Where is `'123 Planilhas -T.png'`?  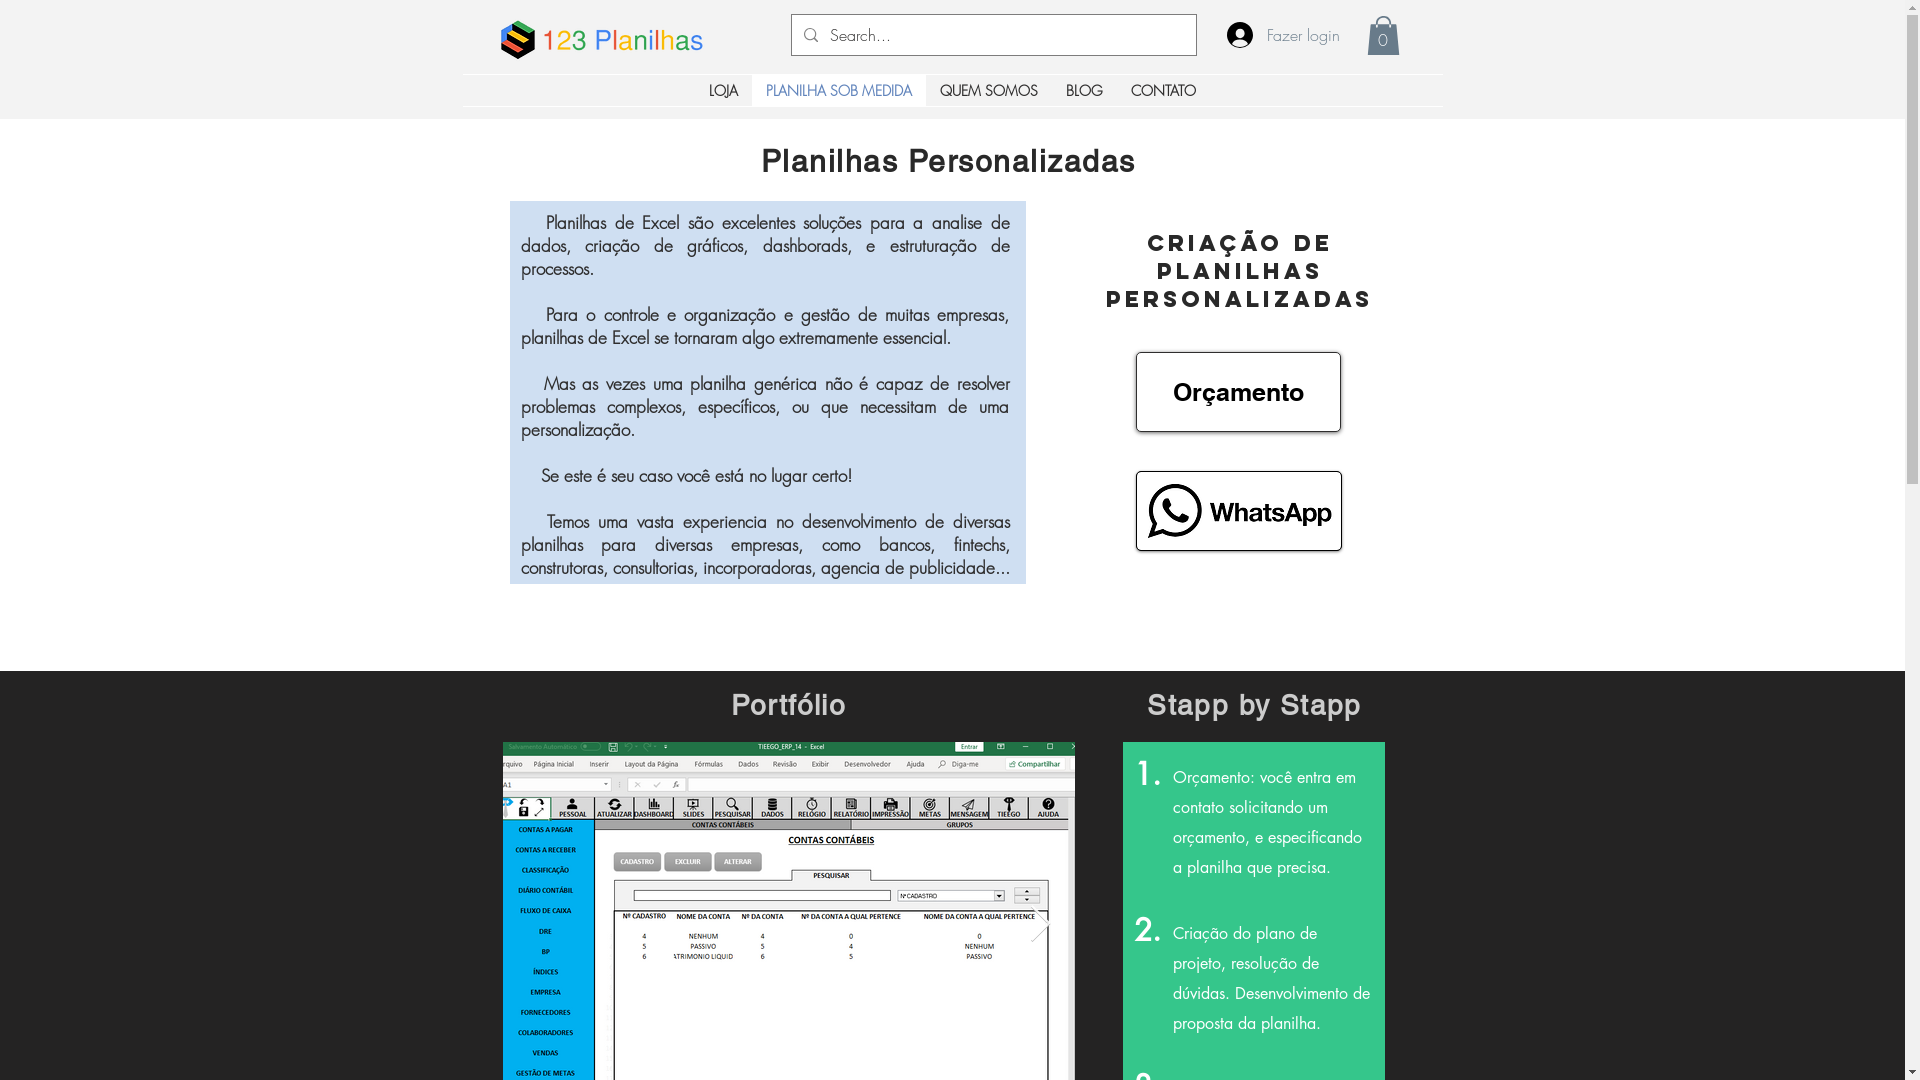
'123 Planilhas -T.png' is located at coordinates (621, 39).